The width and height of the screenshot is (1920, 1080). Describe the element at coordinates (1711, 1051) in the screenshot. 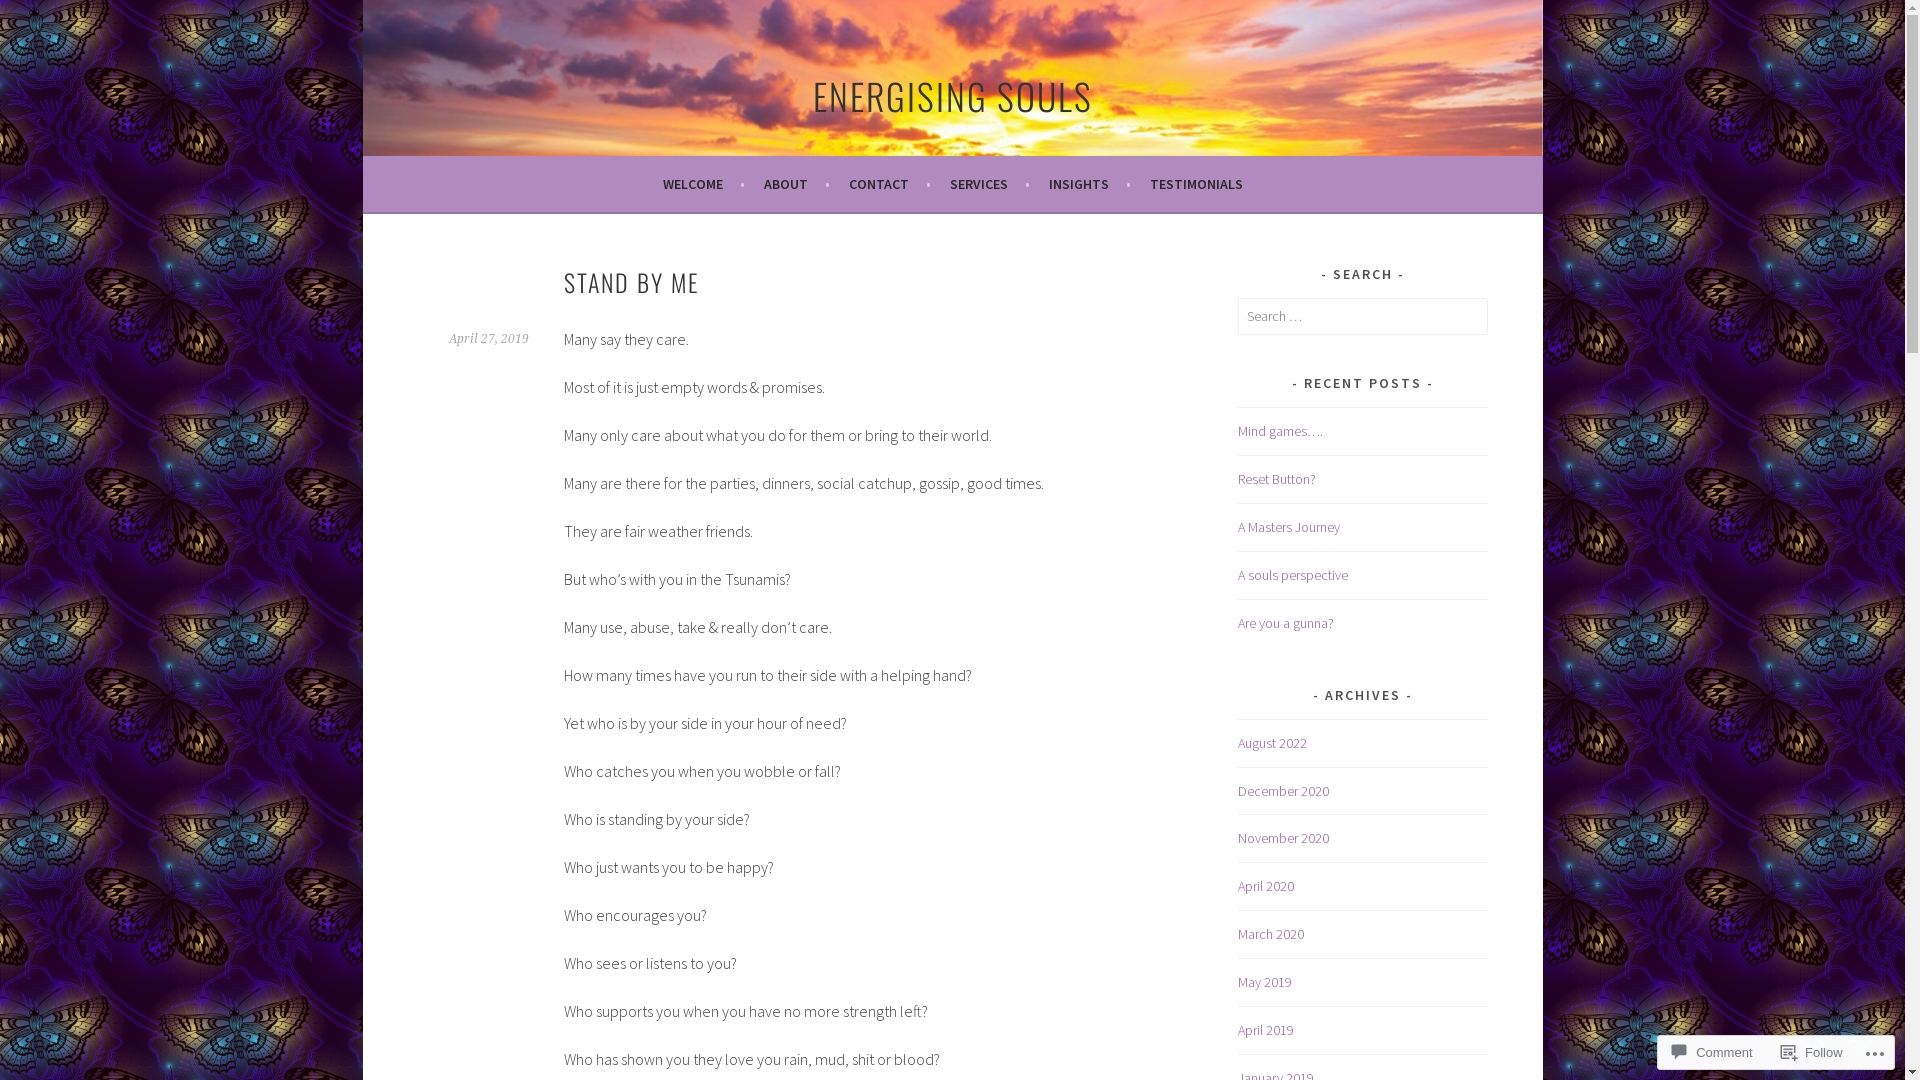

I see `'Comment'` at that location.